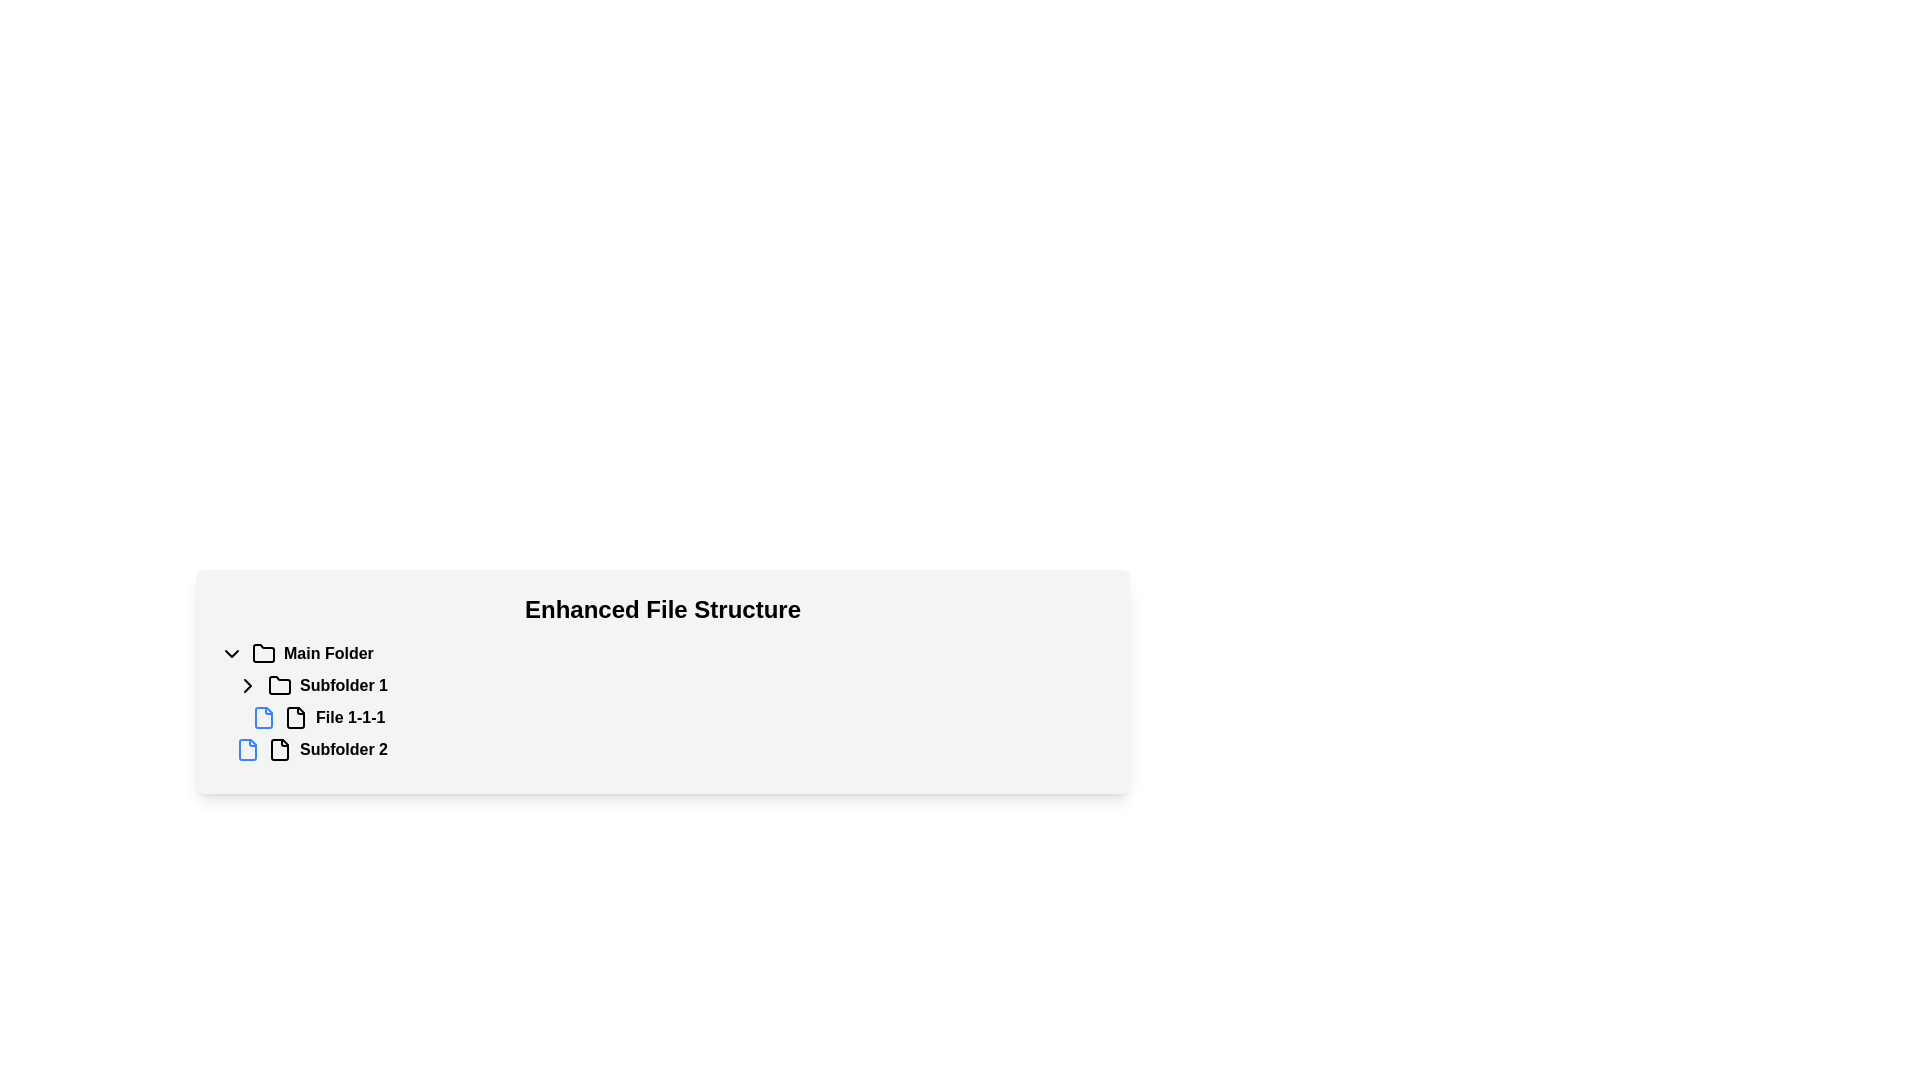 The image size is (1920, 1080). Describe the element at coordinates (247, 749) in the screenshot. I see `the first file icon associated with the 'Subfolder 2' label in the hierarchical file structure` at that location.